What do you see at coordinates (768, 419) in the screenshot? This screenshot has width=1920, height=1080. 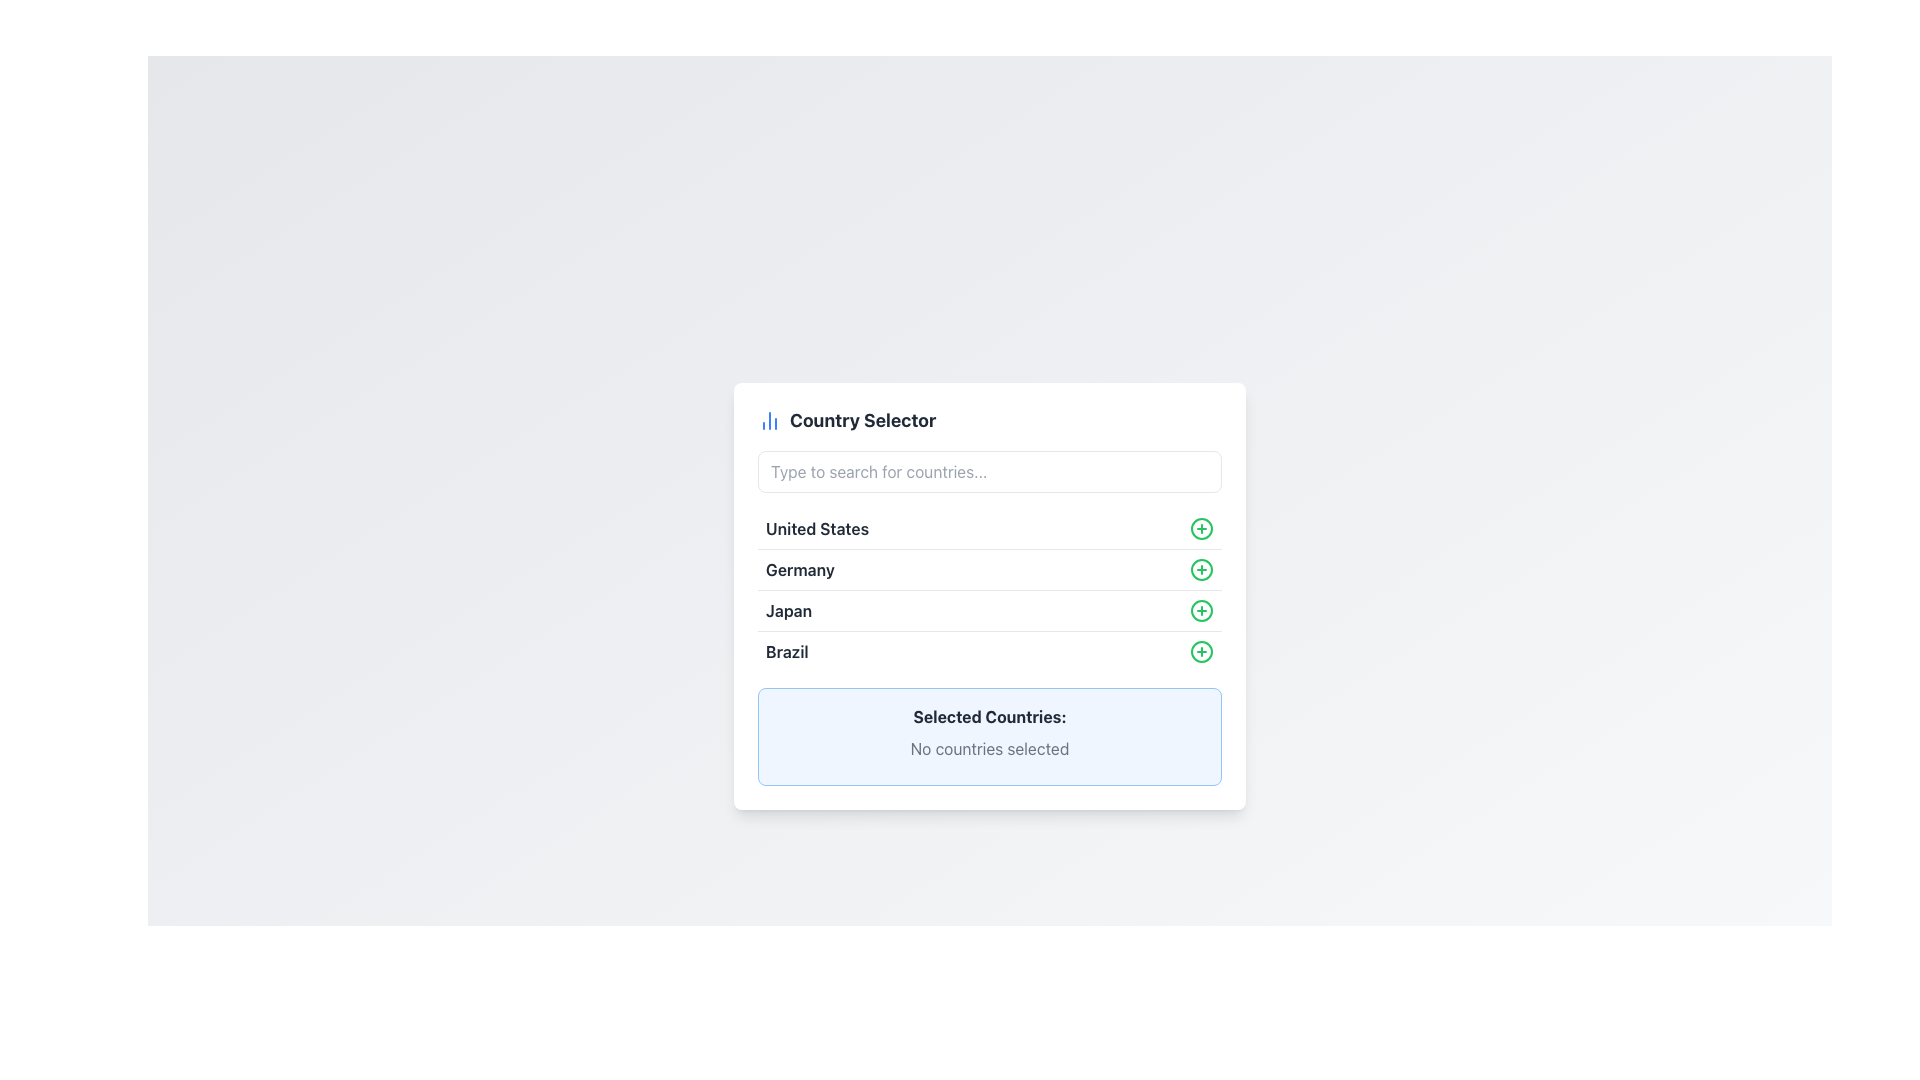 I see `the small blue vertical chart icon located to the left of the 'Country Selector' title` at bounding box center [768, 419].